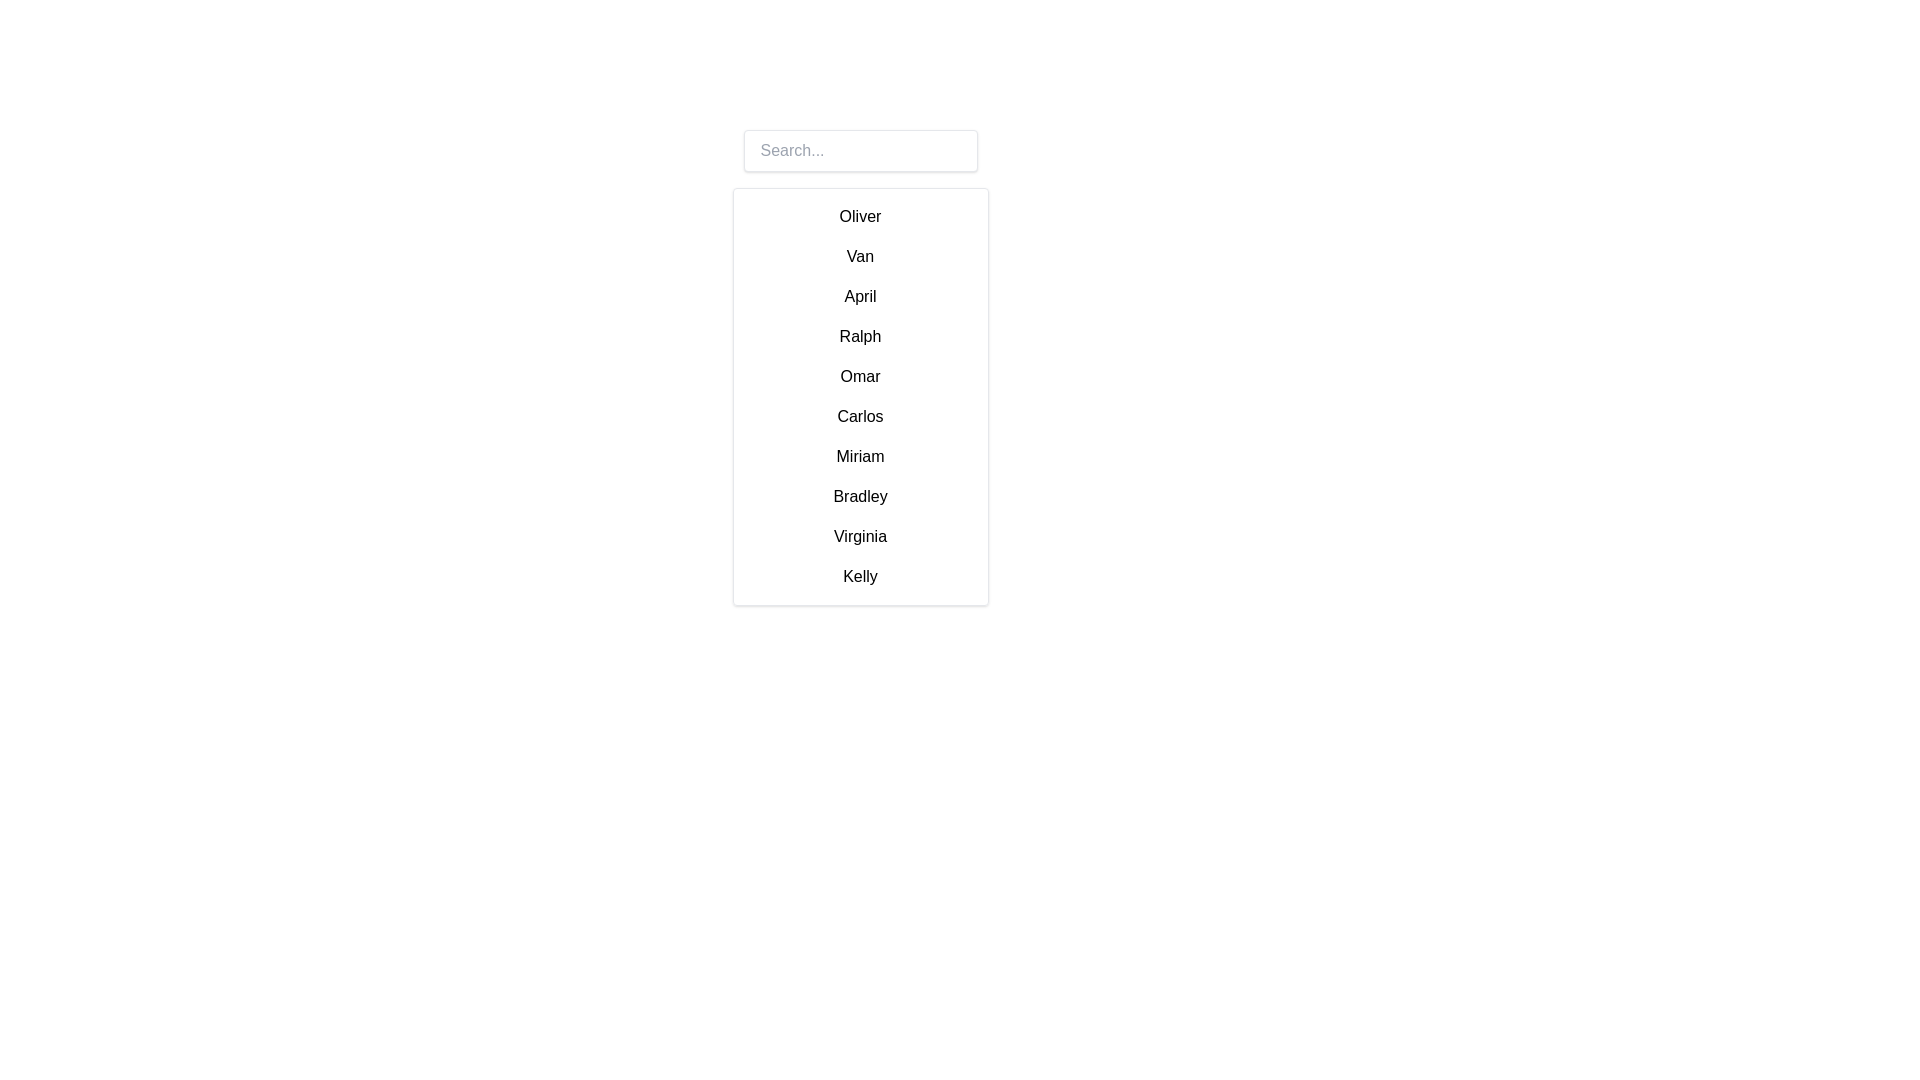 The height and width of the screenshot is (1080, 1920). What do you see at coordinates (860, 377) in the screenshot?
I see `the fifth list item displaying the word 'Omar'` at bounding box center [860, 377].